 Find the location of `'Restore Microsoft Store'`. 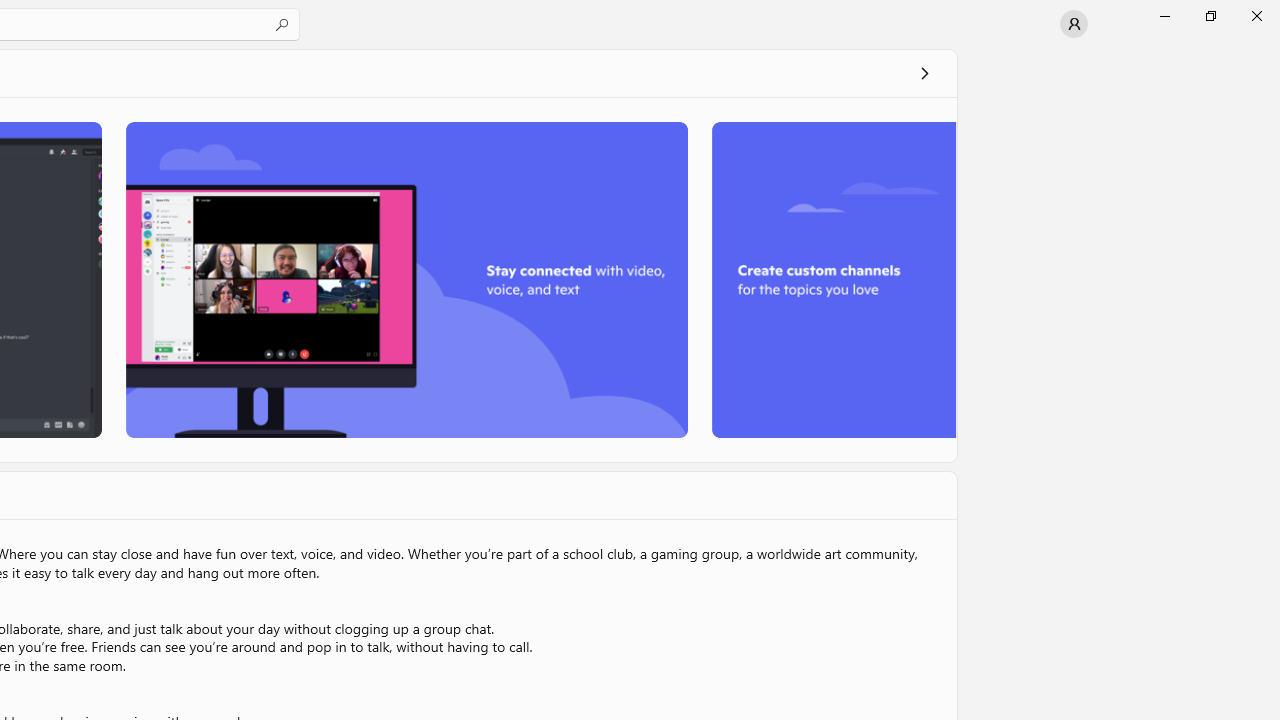

'Restore Microsoft Store' is located at coordinates (1209, 15).